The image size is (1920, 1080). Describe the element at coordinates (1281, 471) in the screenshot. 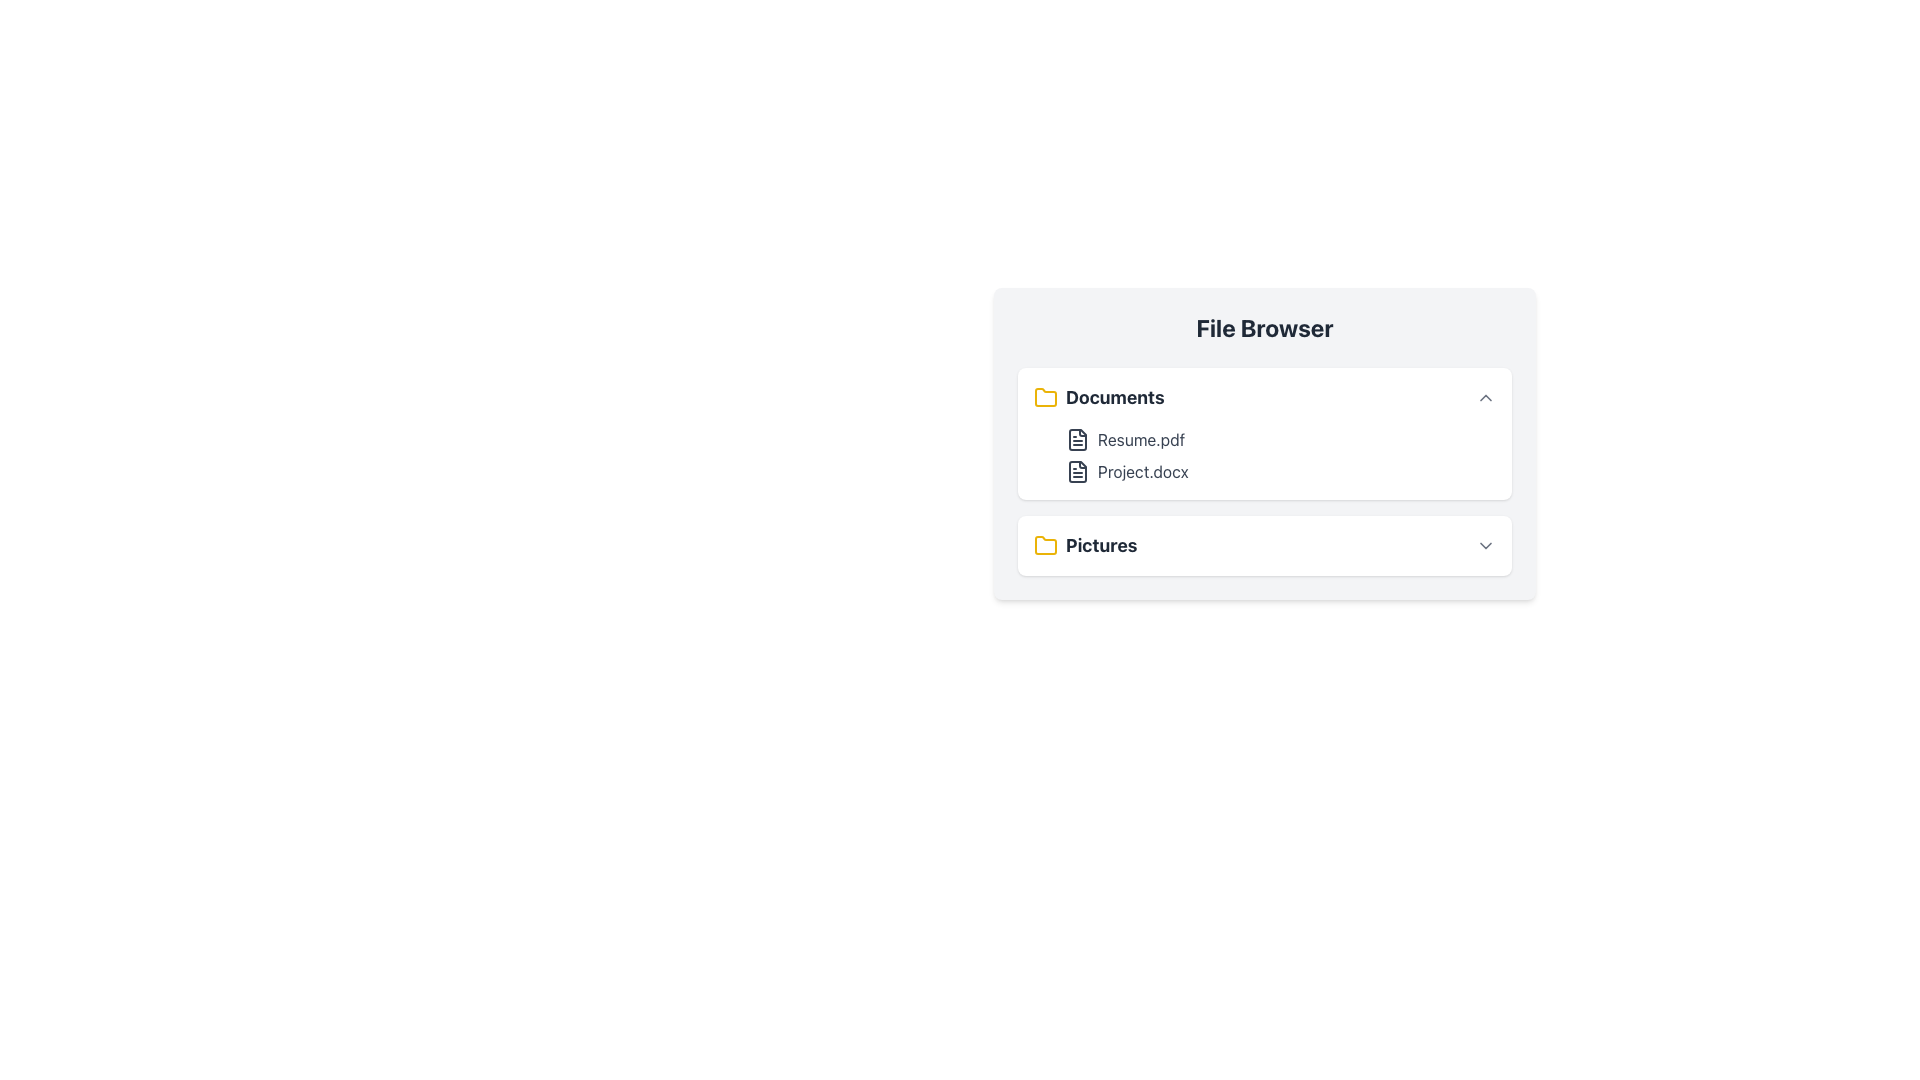

I see `on the 'Project.docx' file row in the 'Documents' section of the file browser` at that location.